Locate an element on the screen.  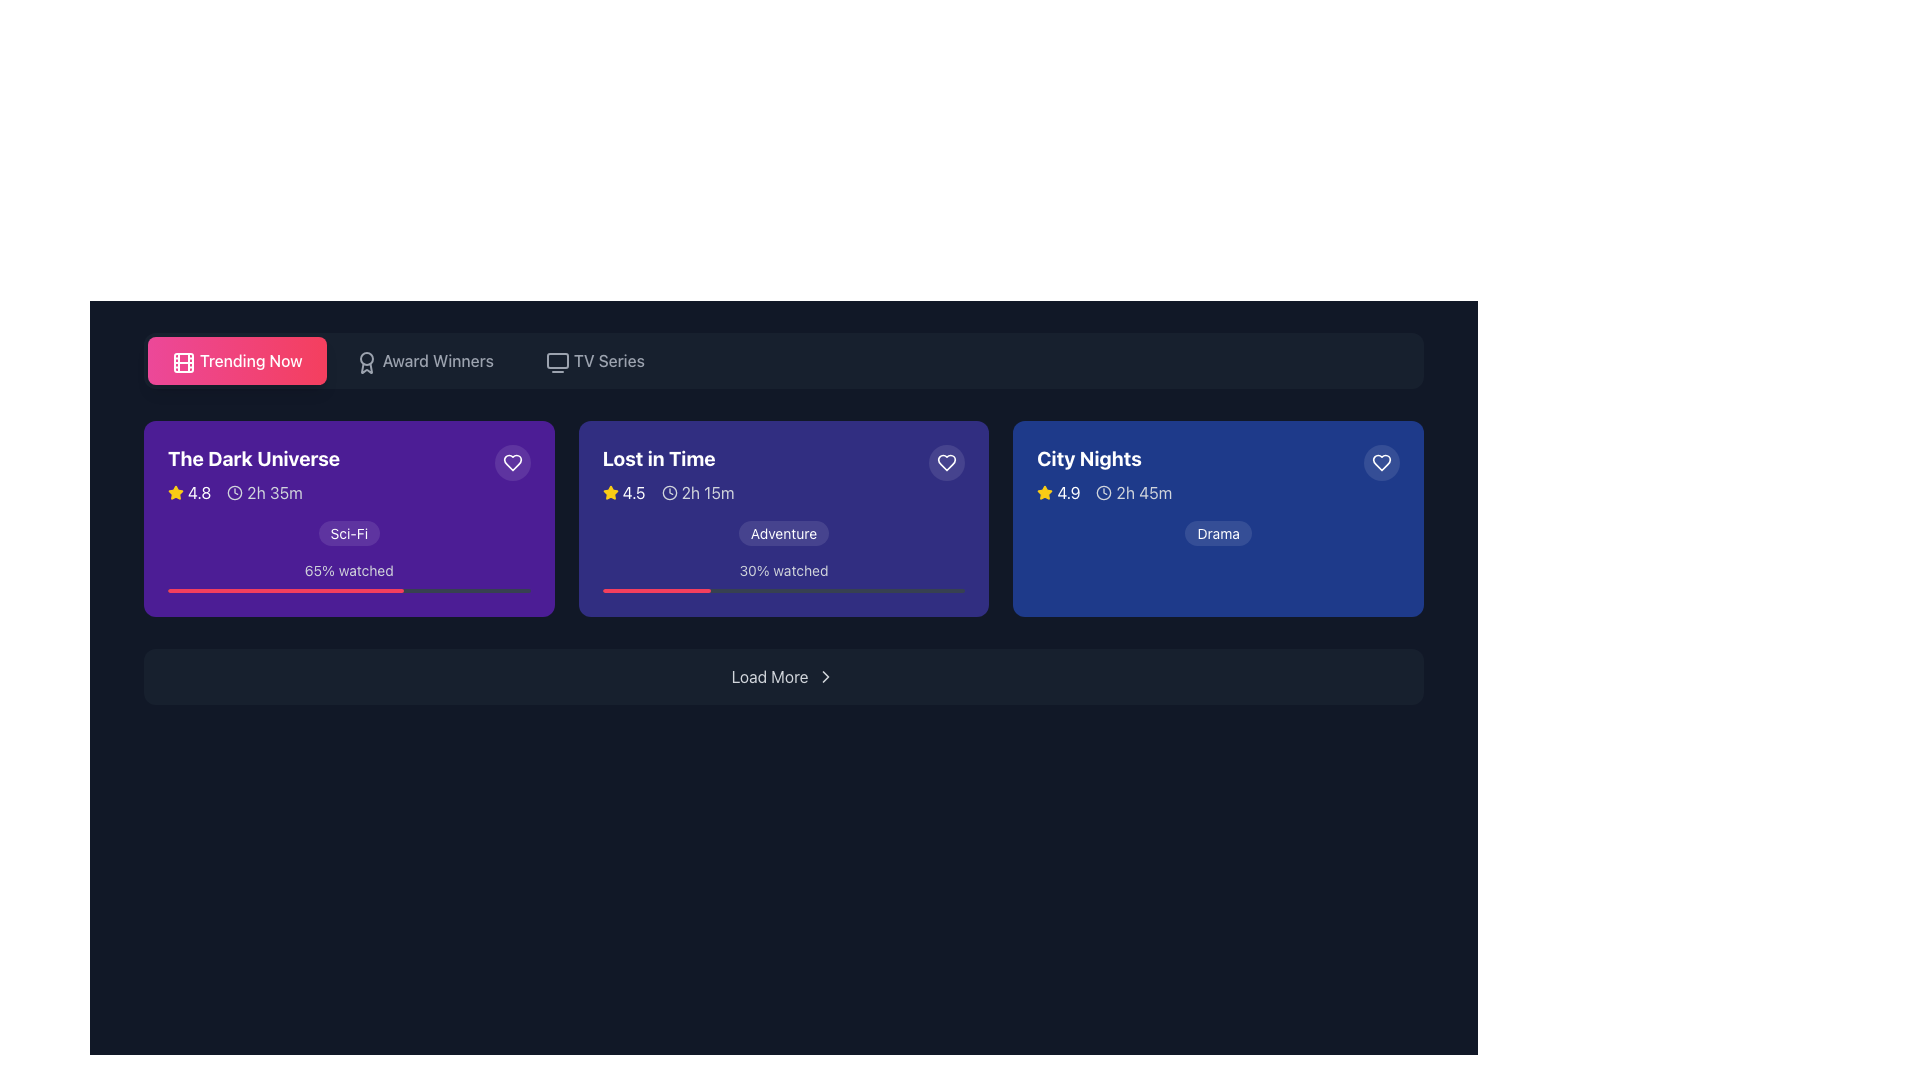
the bold textual title 'The Dark Universe' displayed in white color and large font at the top of a purple card is located at coordinates (253, 459).